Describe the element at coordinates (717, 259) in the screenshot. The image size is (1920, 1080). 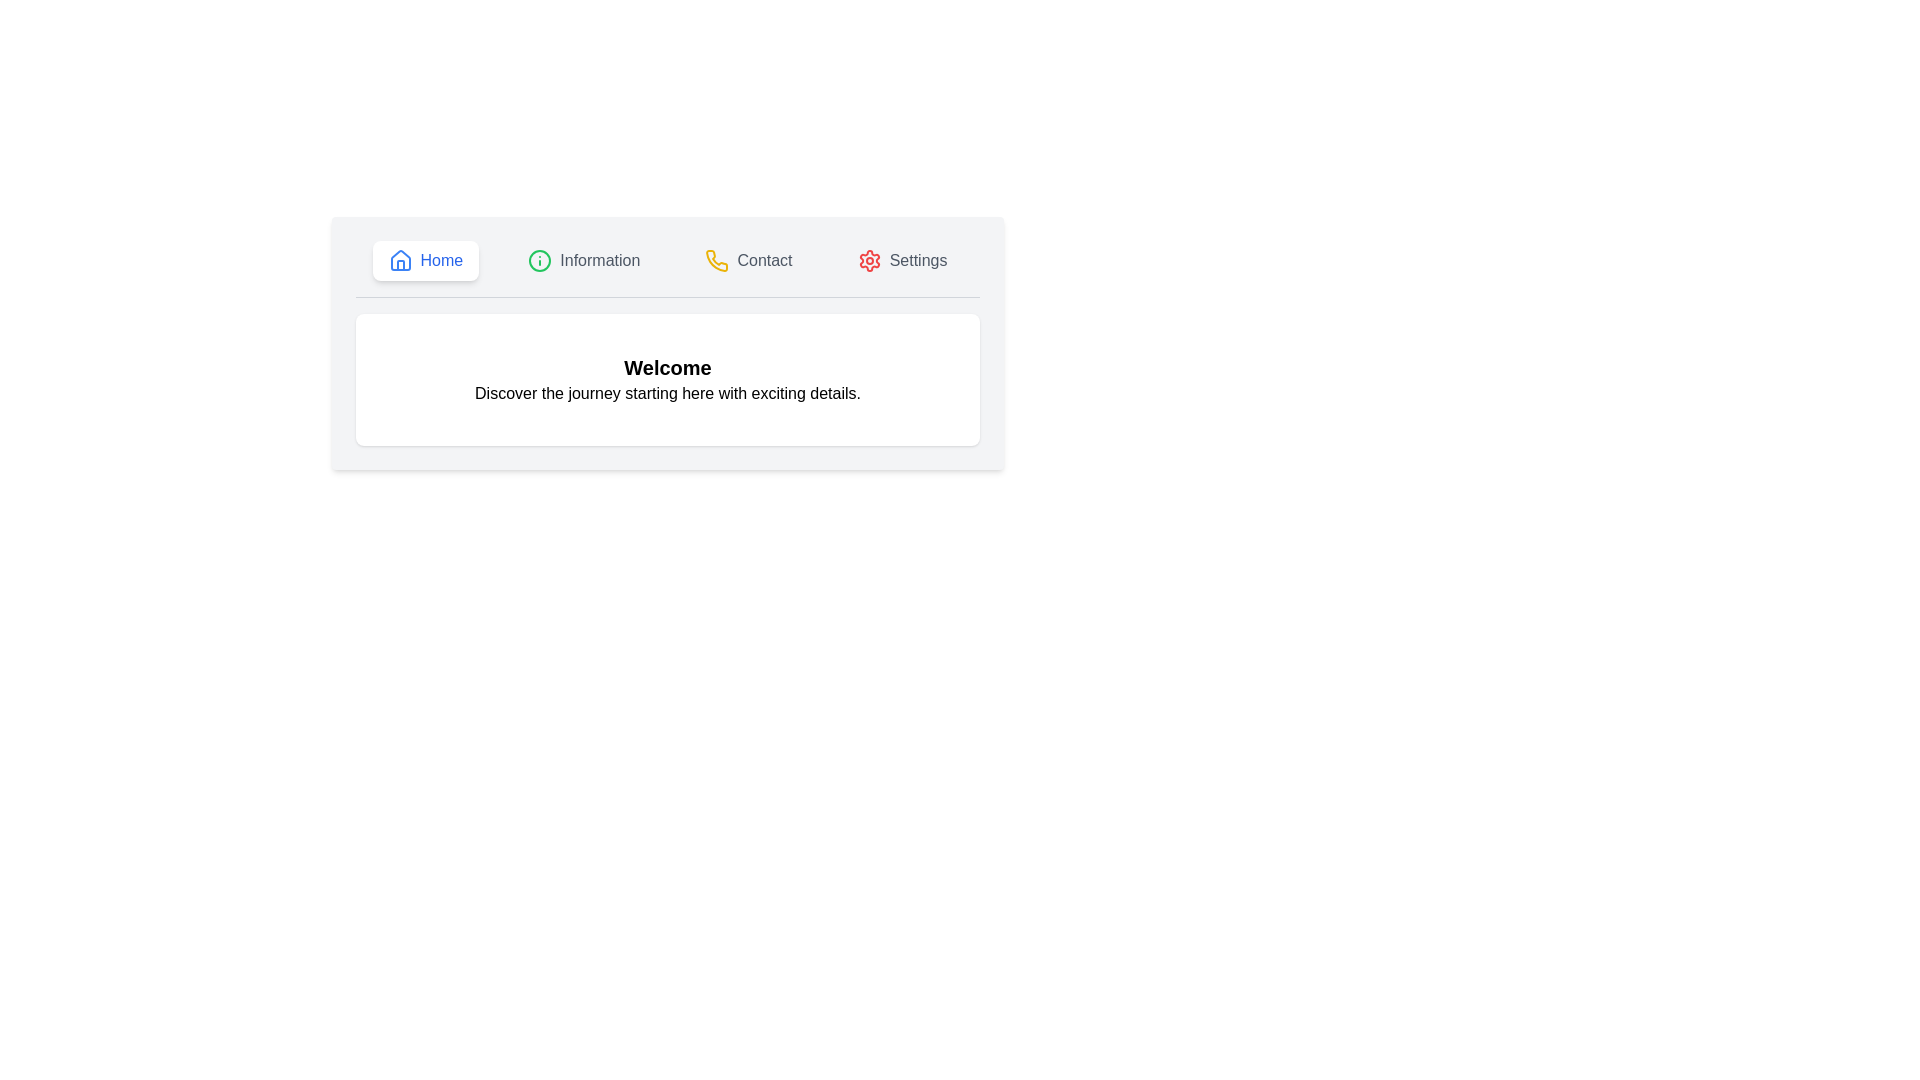
I see `the 'Contact' icon in the header navigation bar` at that location.